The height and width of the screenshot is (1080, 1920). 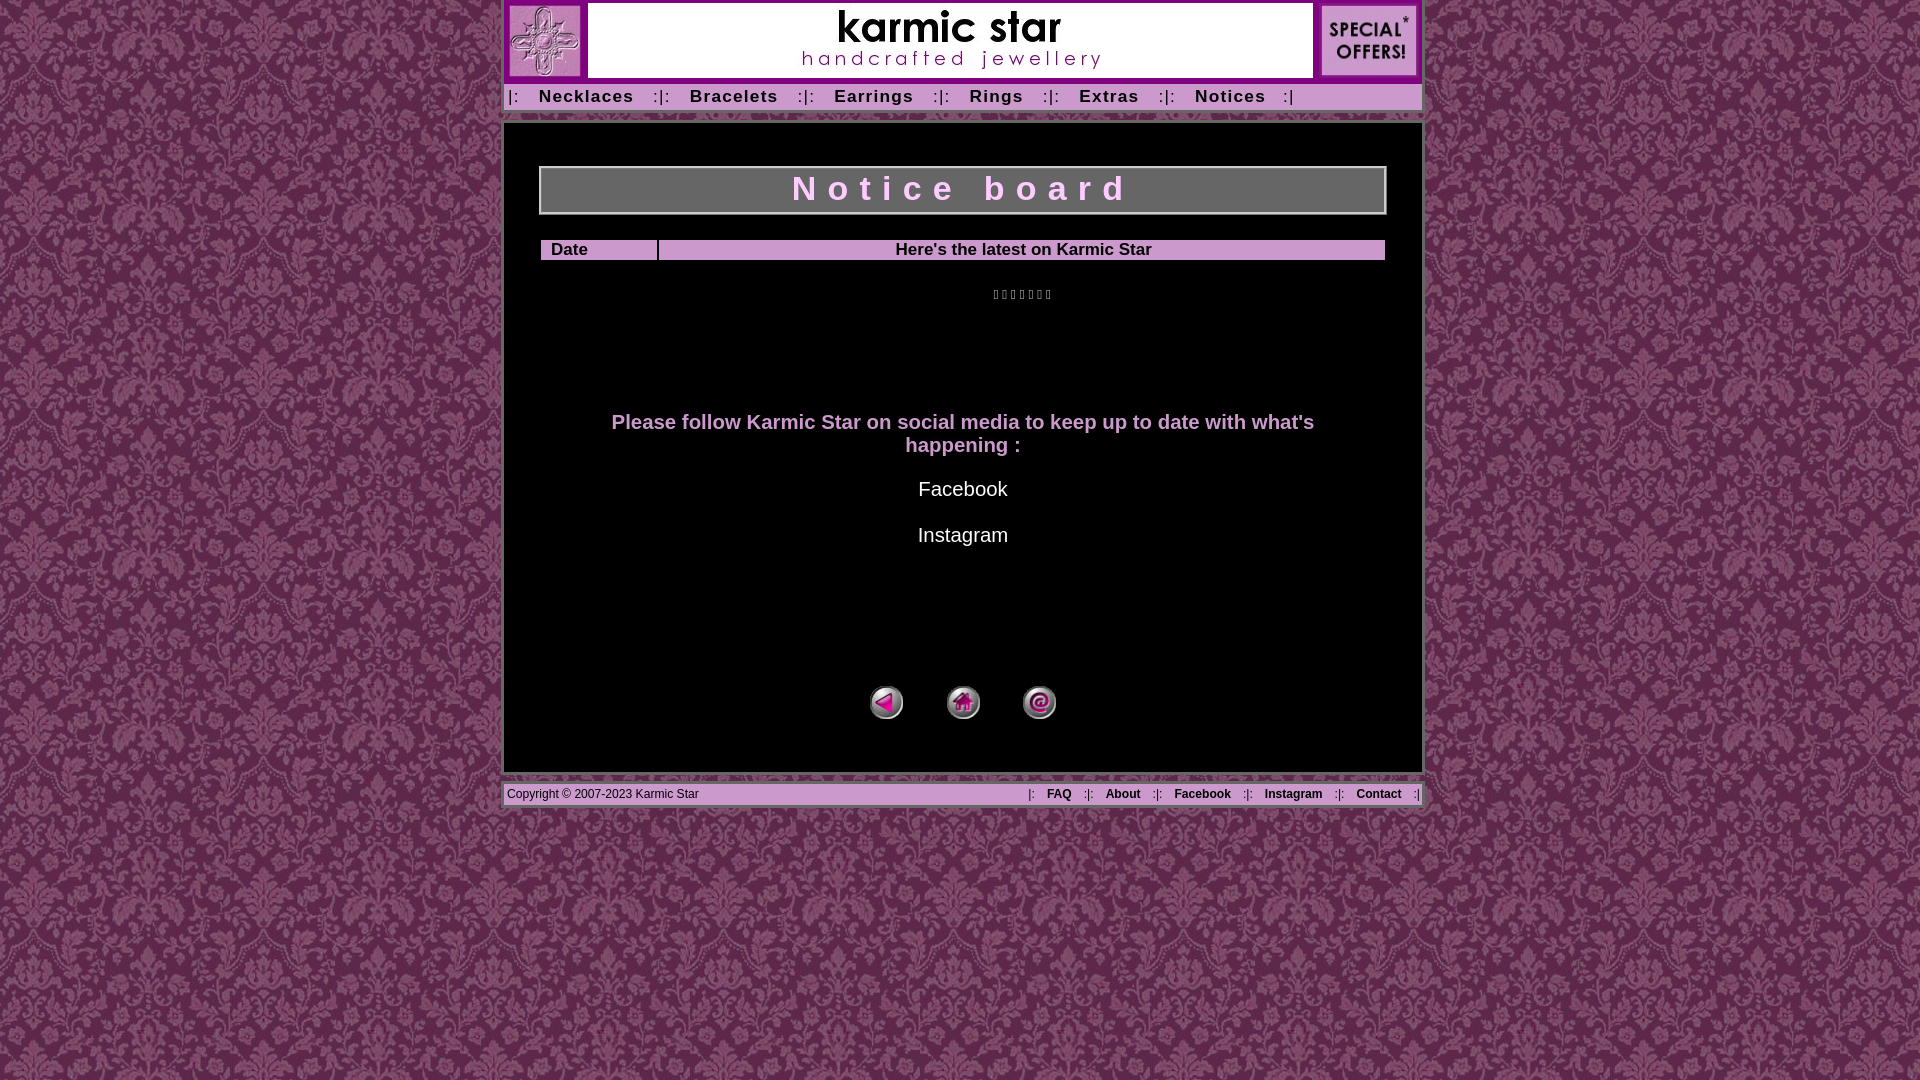 I want to click on 'Notices', so click(x=1229, y=96).